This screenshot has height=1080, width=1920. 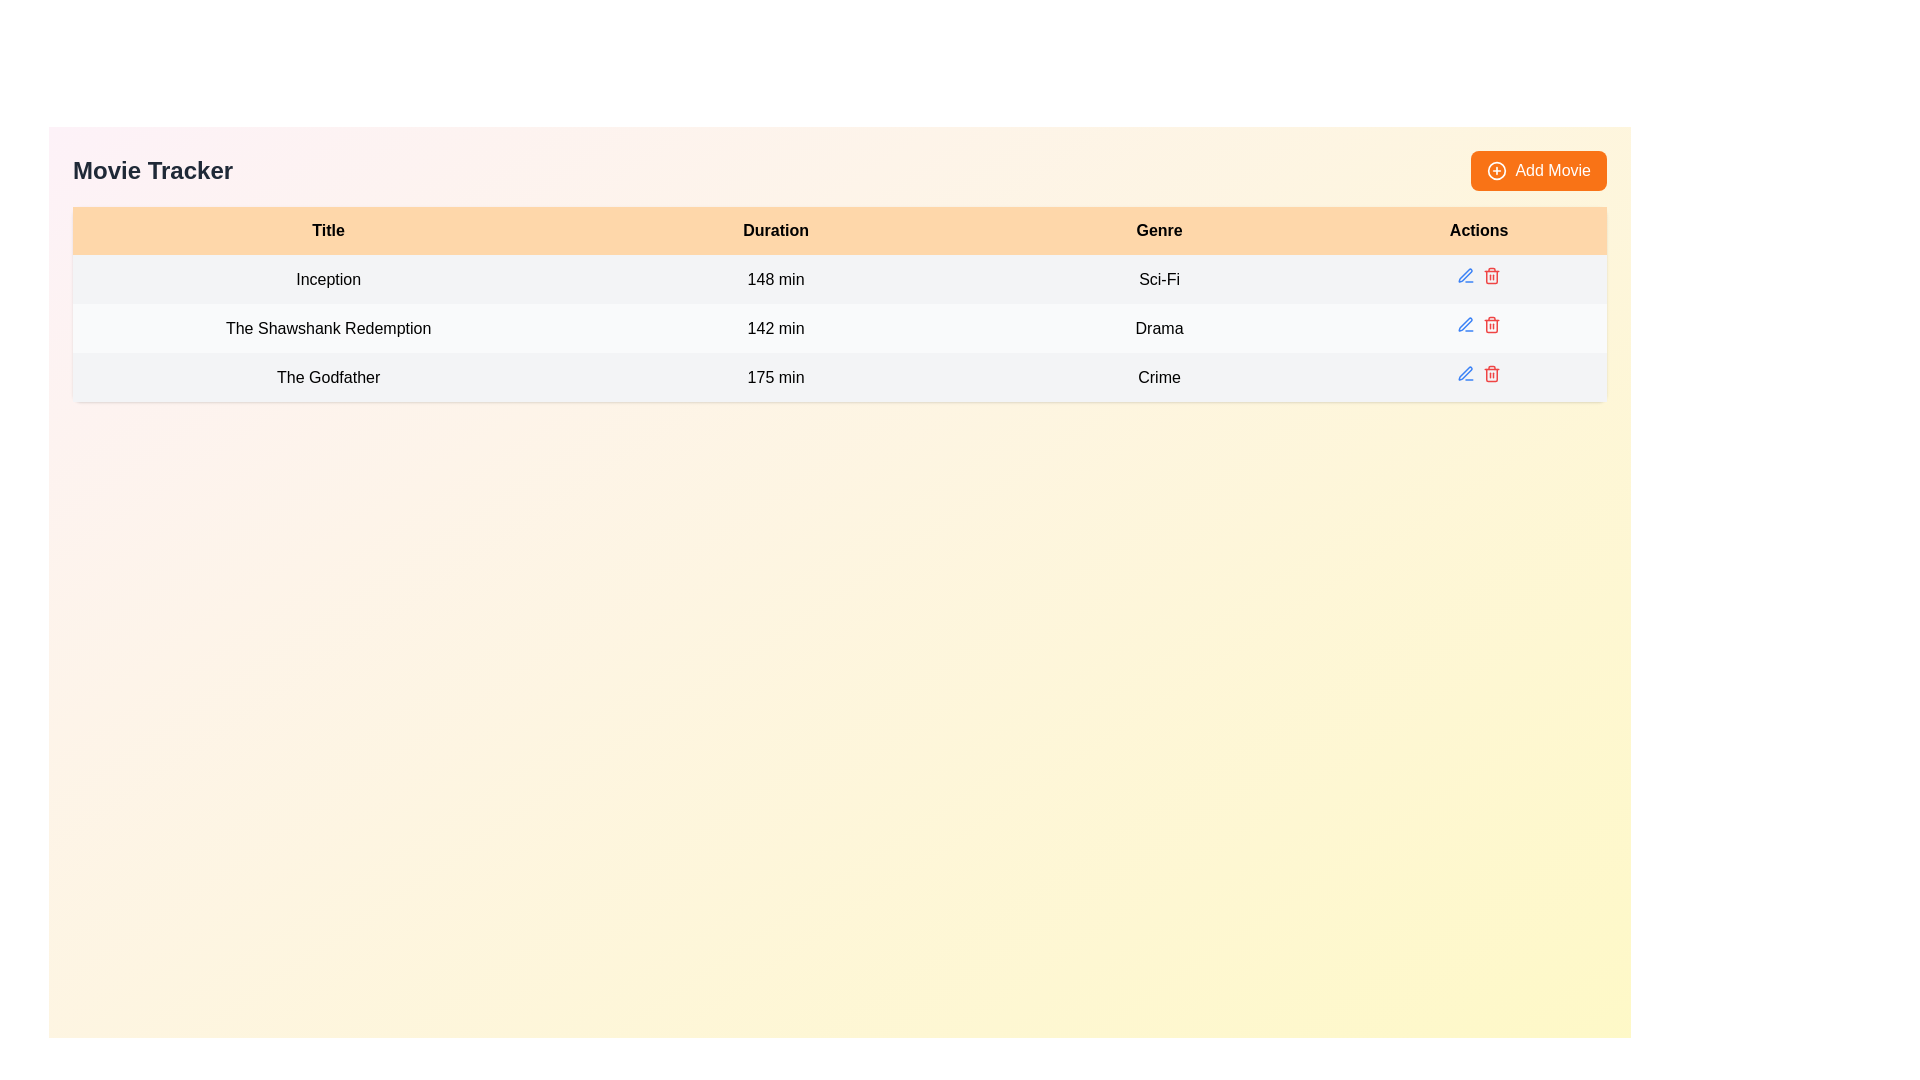 What do you see at coordinates (775, 279) in the screenshot?
I see `the Text Display that shows the runtime of the movie 'Inception', located in the second column under the 'Duration' heading of the movie table` at bounding box center [775, 279].